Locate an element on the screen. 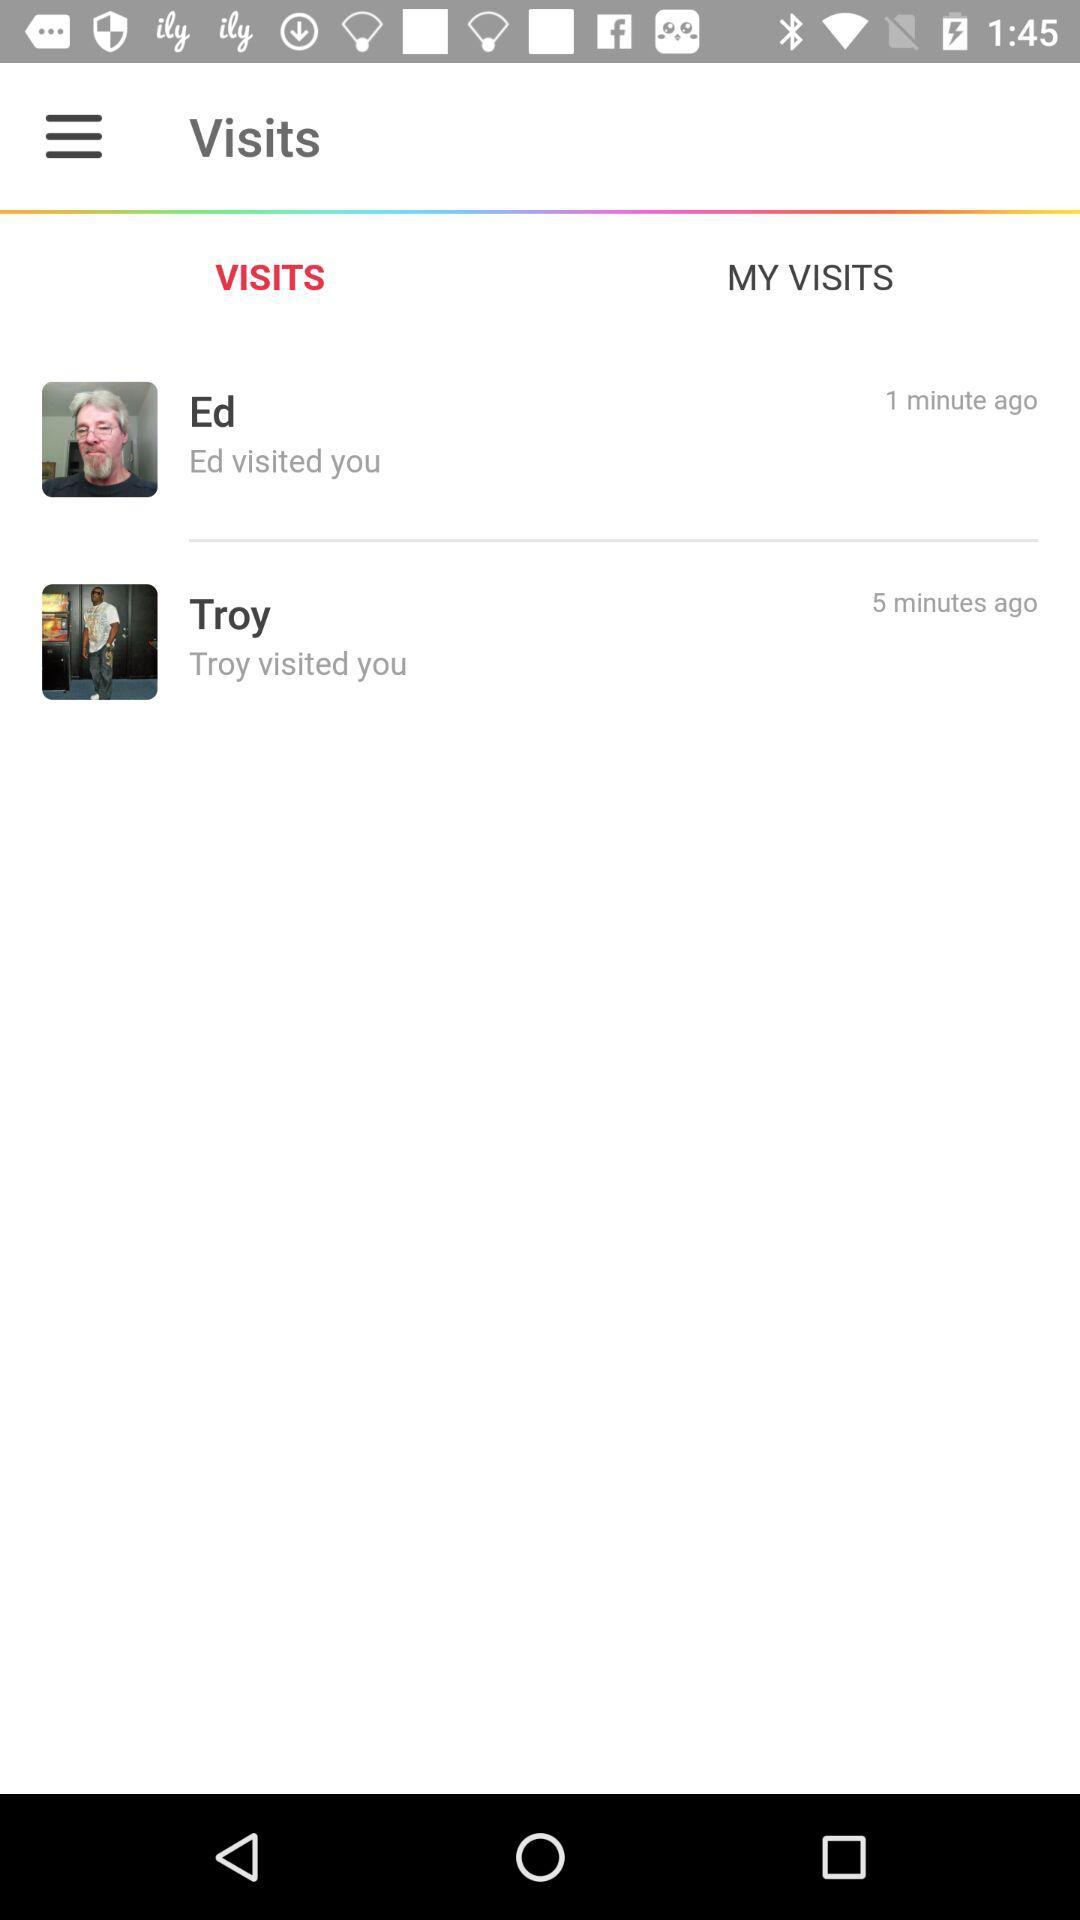 This screenshot has width=1080, height=1920. the my visits is located at coordinates (810, 275).